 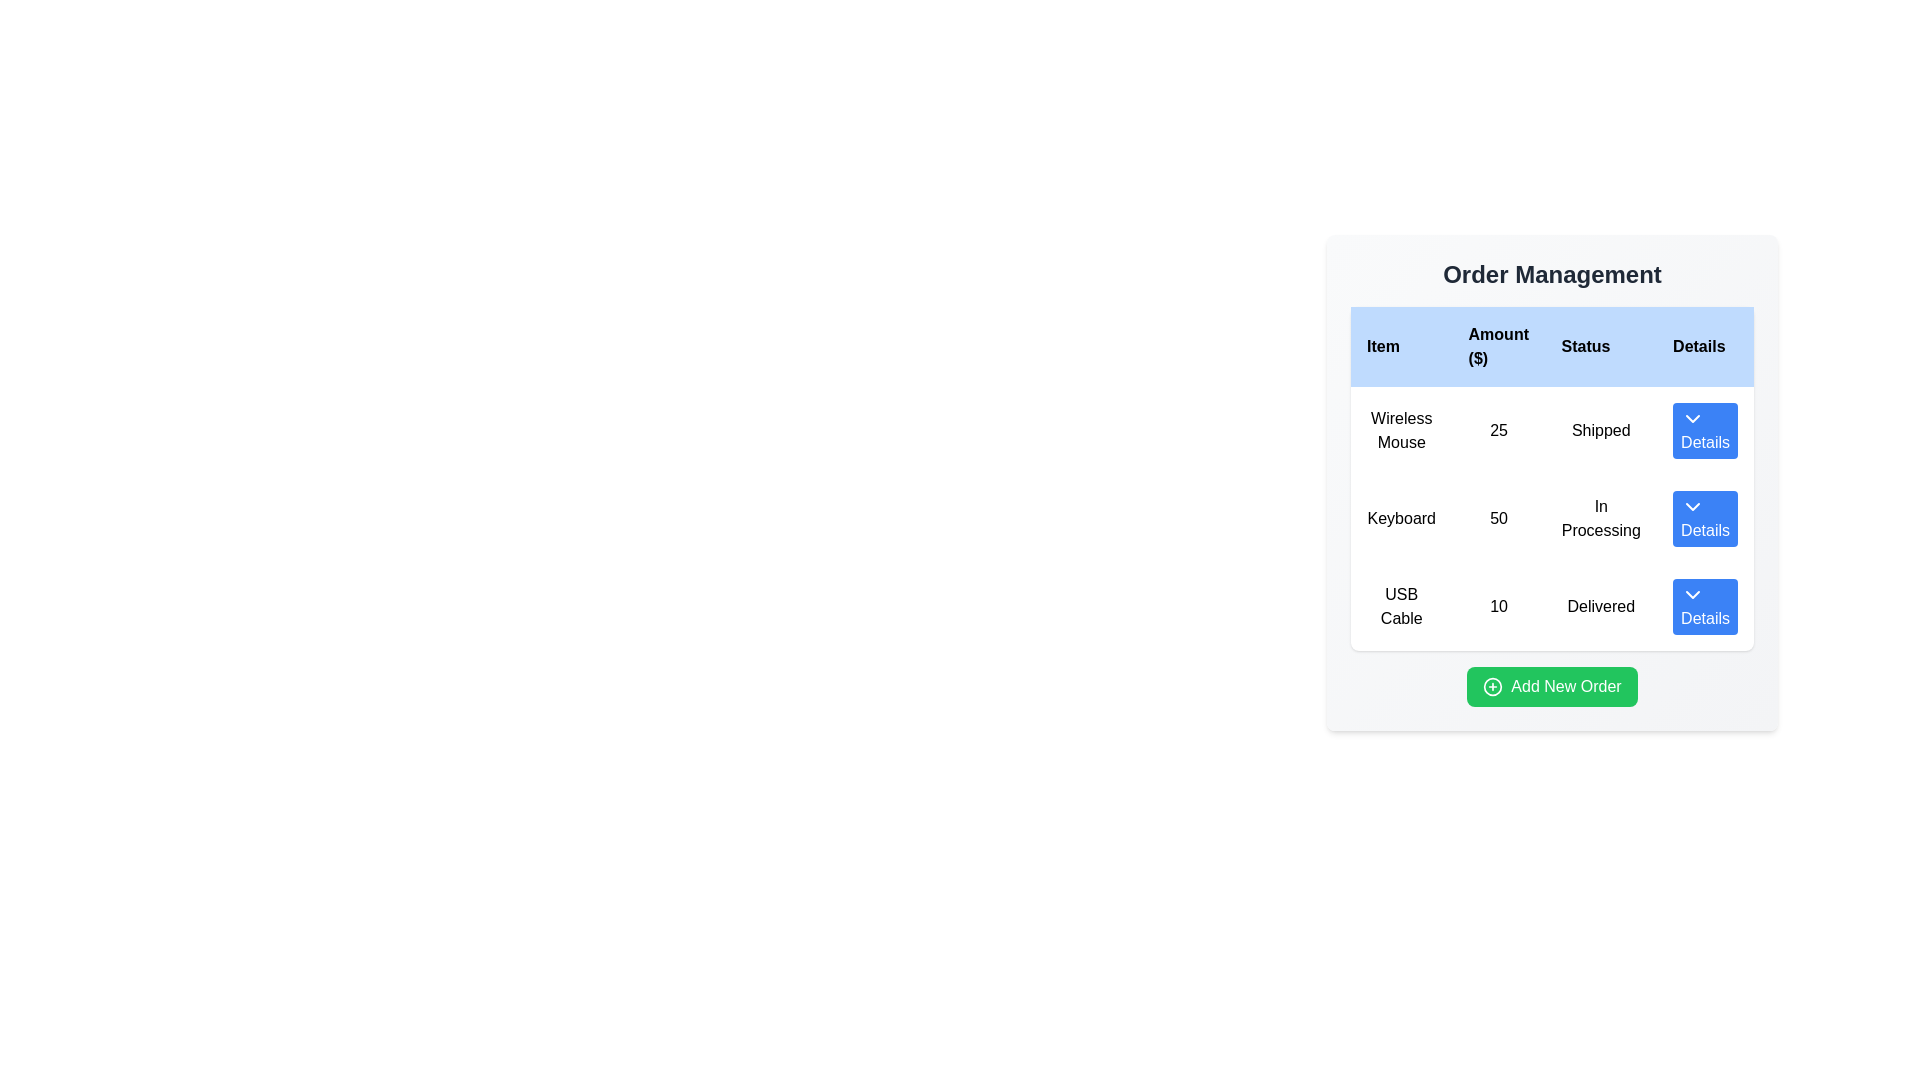 What do you see at coordinates (1400, 430) in the screenshot?
I see `the static text label component that displays 'Wireless Mouse', styled with padding 'p-4', located under the 'Item' column in the first row of a table-like layout` at bounding box center [1400, 430].